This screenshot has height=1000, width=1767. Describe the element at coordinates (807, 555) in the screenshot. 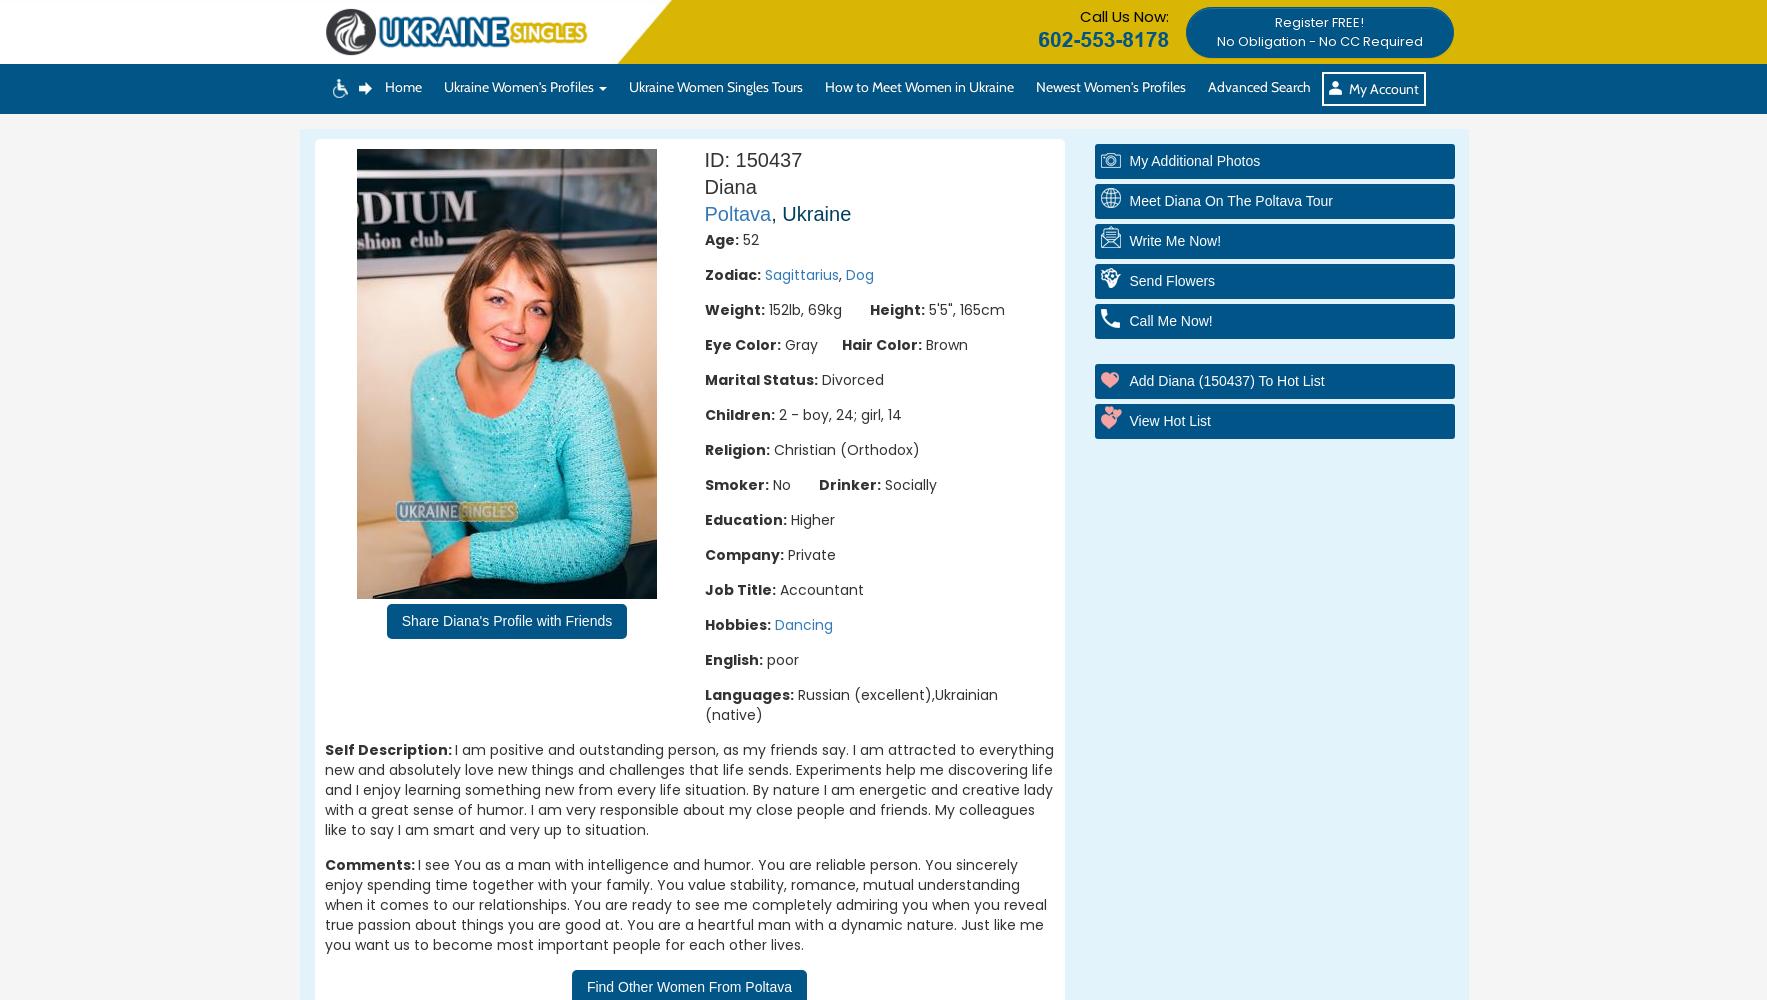

I see `'Private'` at that location.